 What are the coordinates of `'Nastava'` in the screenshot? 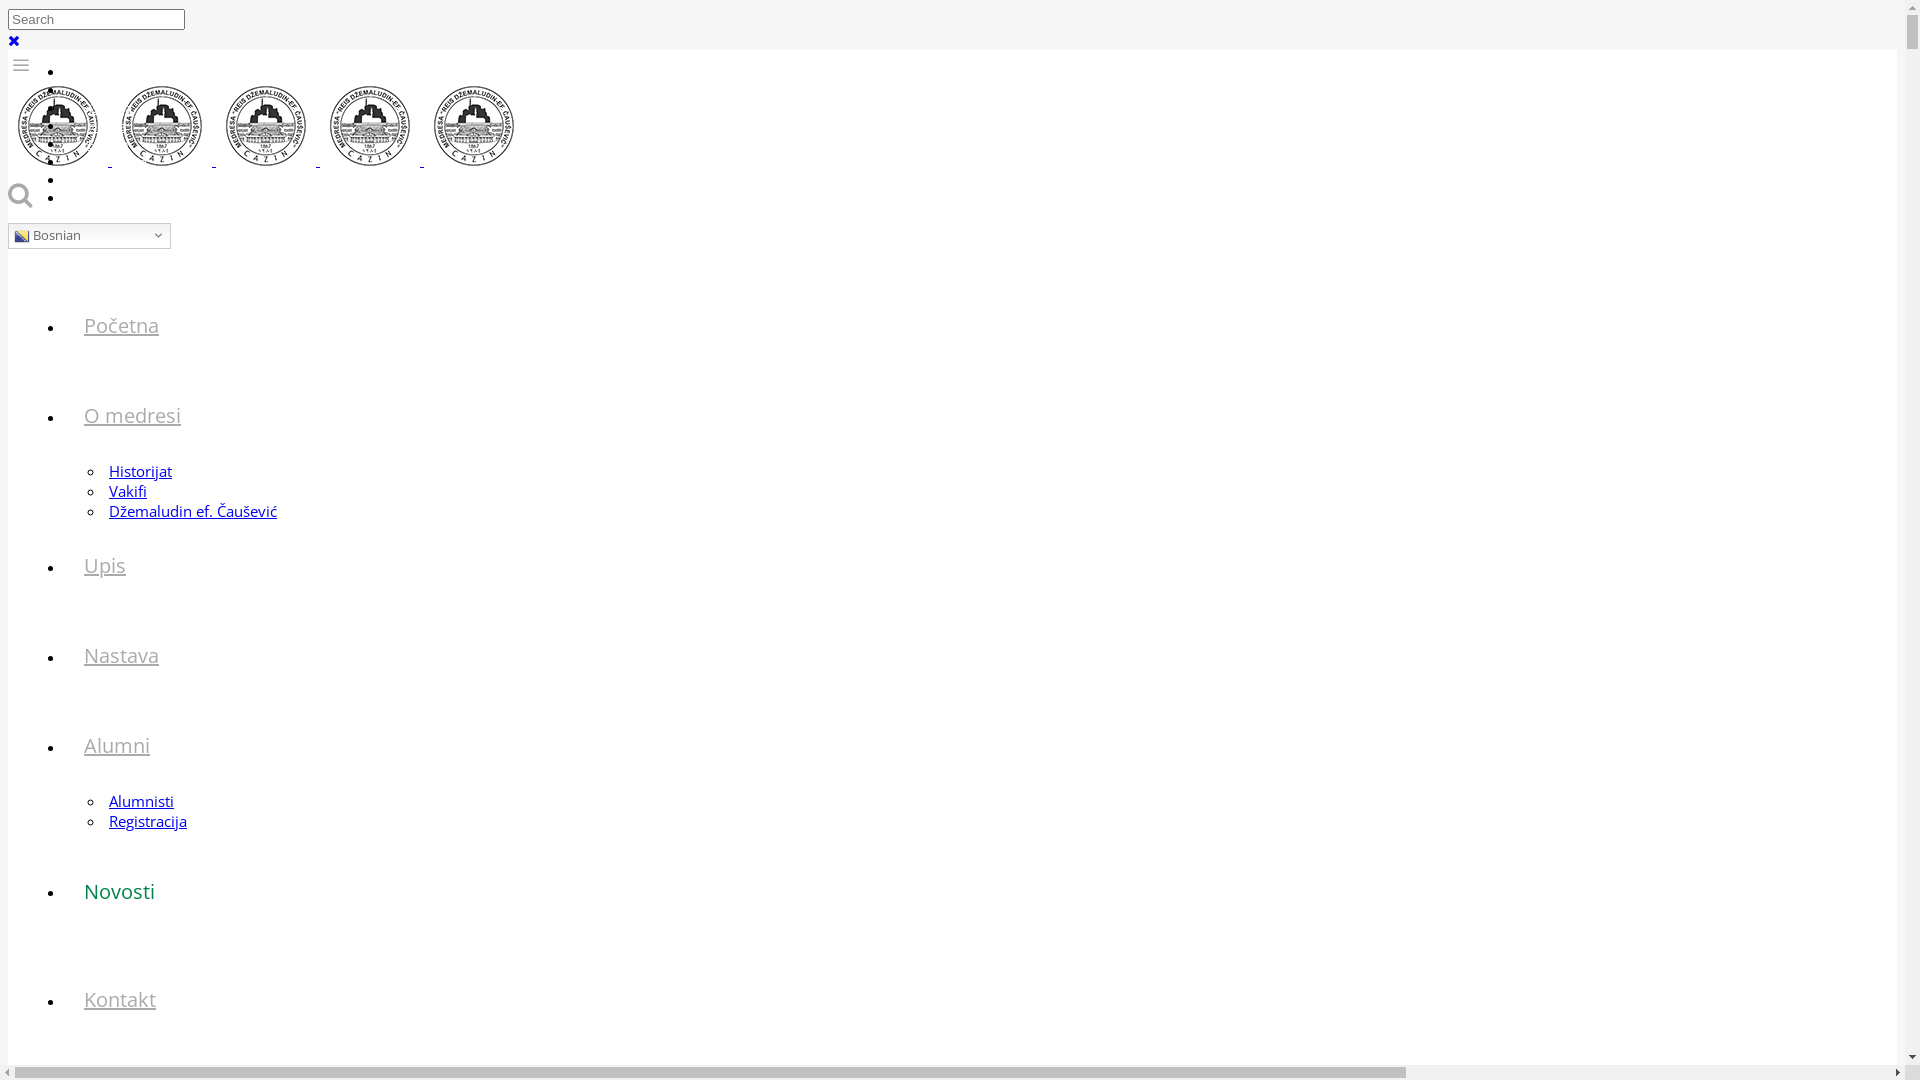 It's located at (120, 655).